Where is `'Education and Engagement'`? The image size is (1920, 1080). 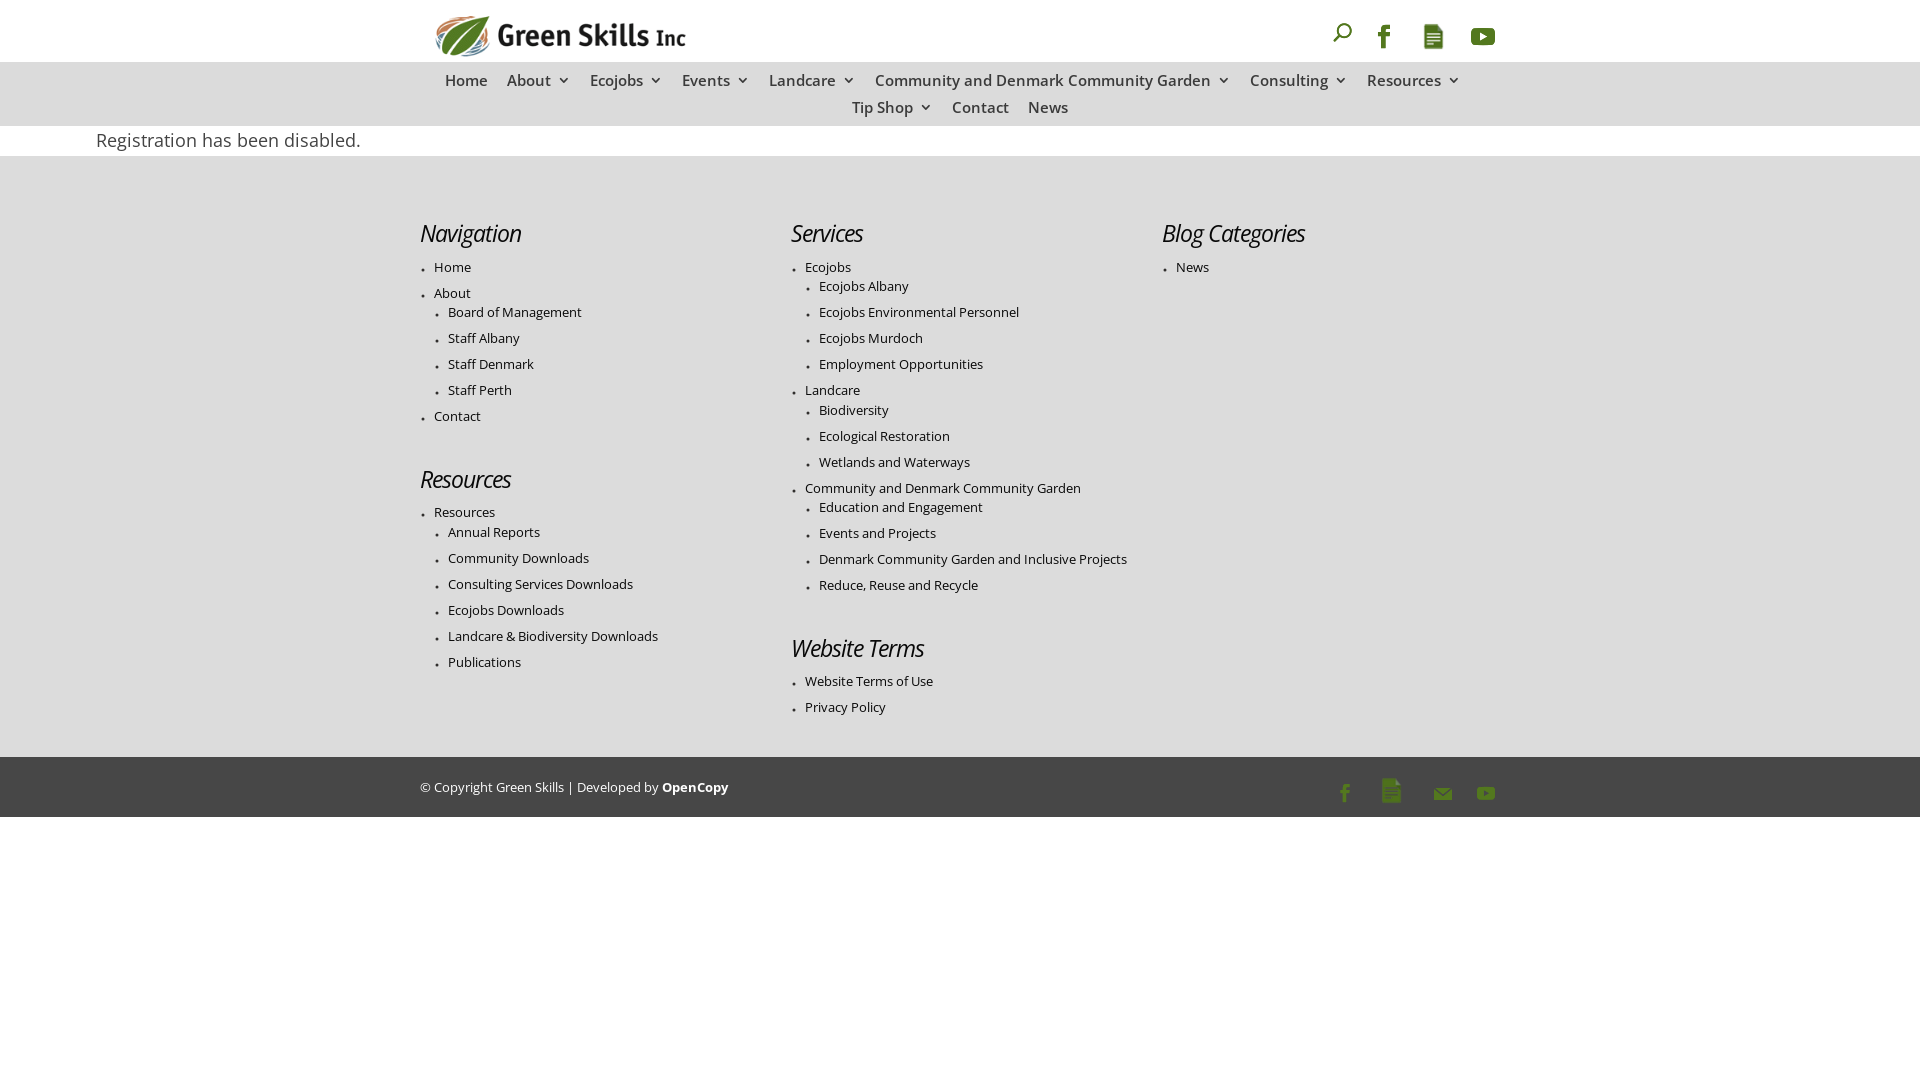
'Education and Engagement' is located at coordinates (900, 505).